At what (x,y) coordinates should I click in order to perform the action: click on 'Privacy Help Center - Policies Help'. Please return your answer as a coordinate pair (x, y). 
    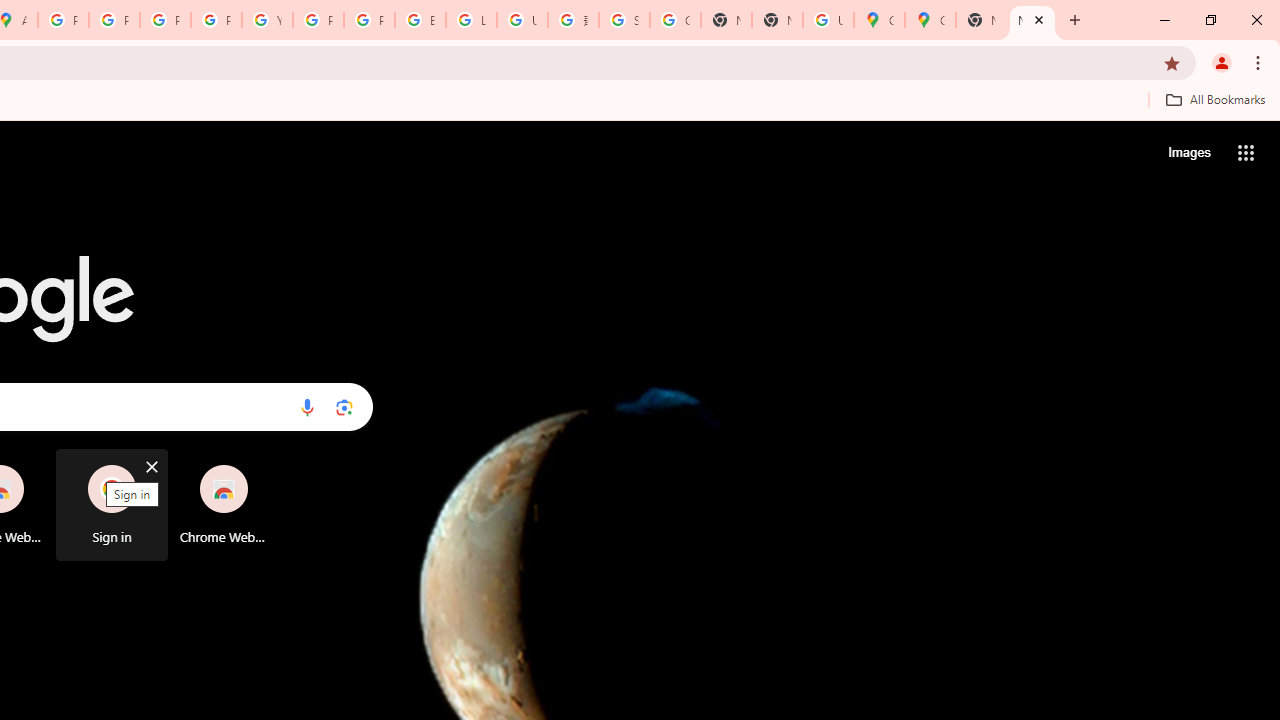
    Looking at the image, I should click on (112, 20).